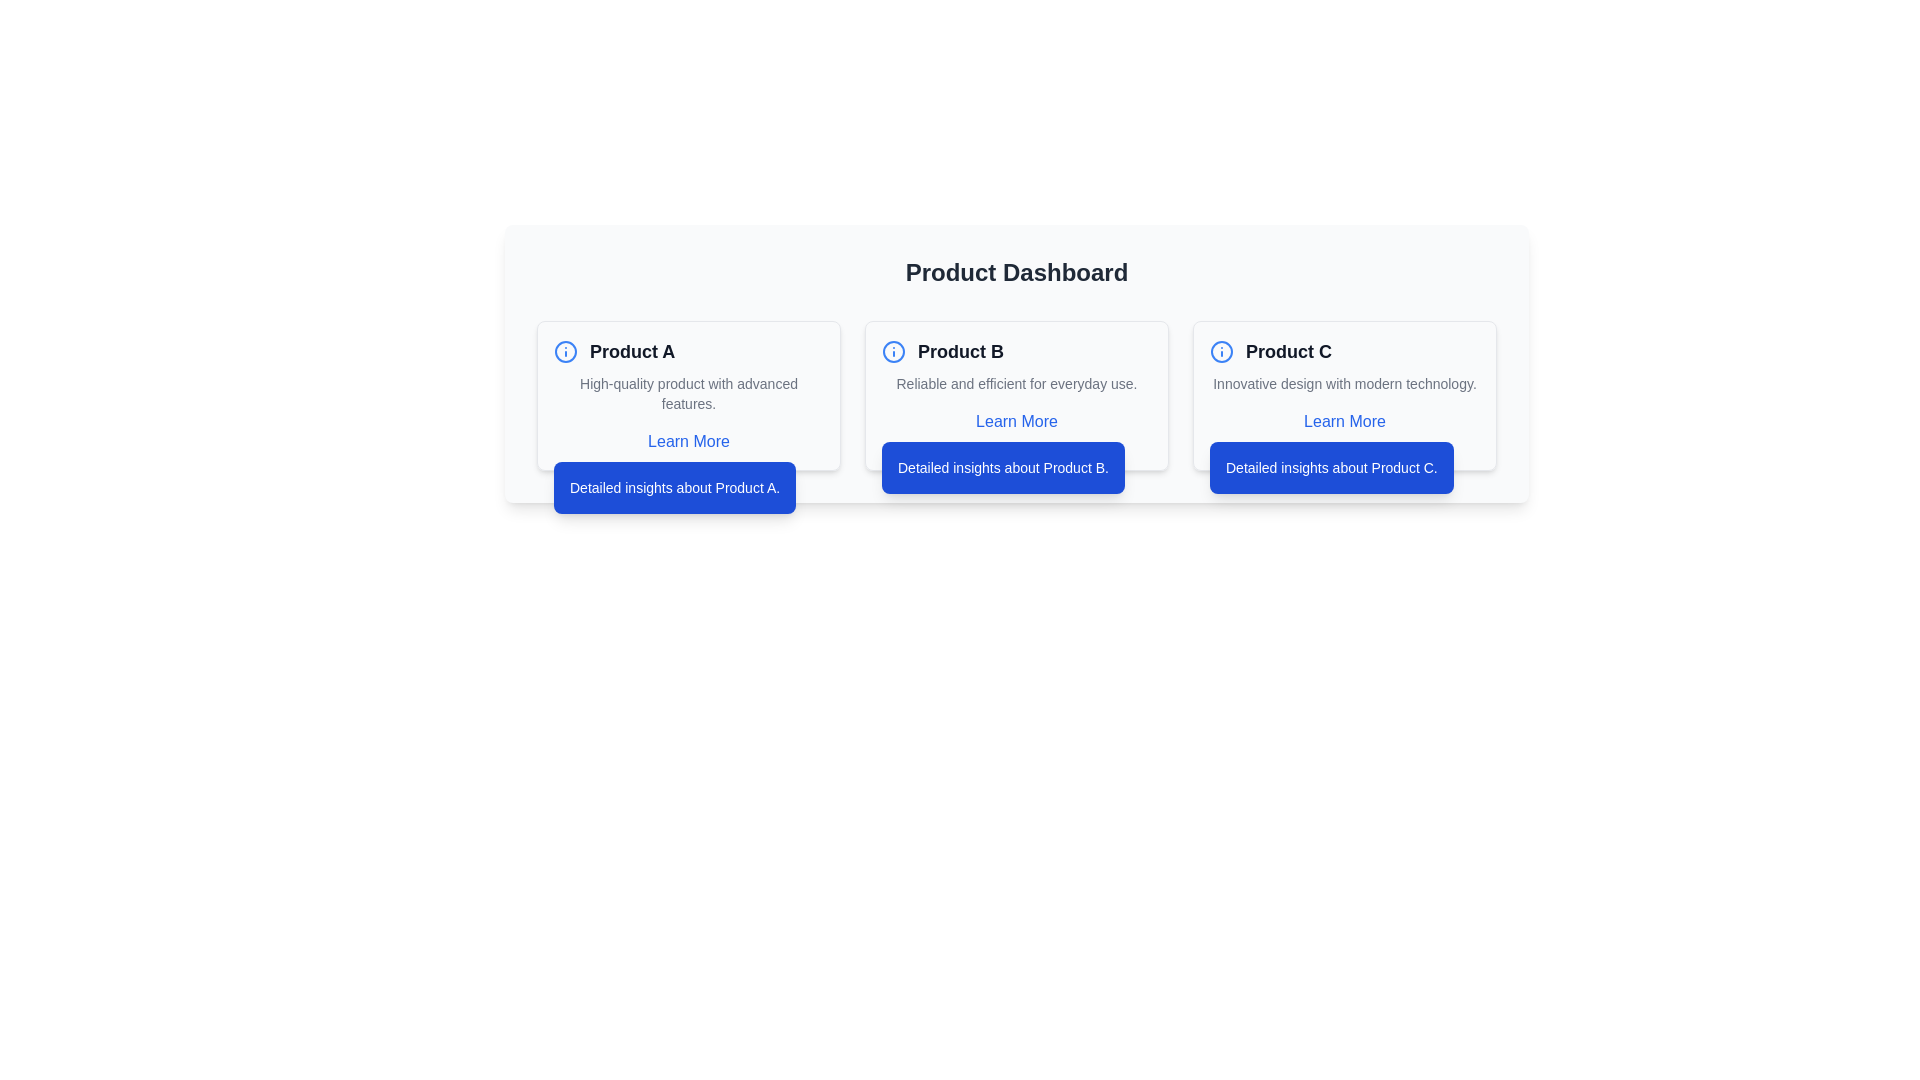 The image size is (1920, 1080). Describe the element at coordinates (1016, 420) in the screenshot. I see `the 'Learn More' hyperlink styled in blue, located beneath the description of 'Product B' and above the 'Detailed insights about Product B.' button` at that location.